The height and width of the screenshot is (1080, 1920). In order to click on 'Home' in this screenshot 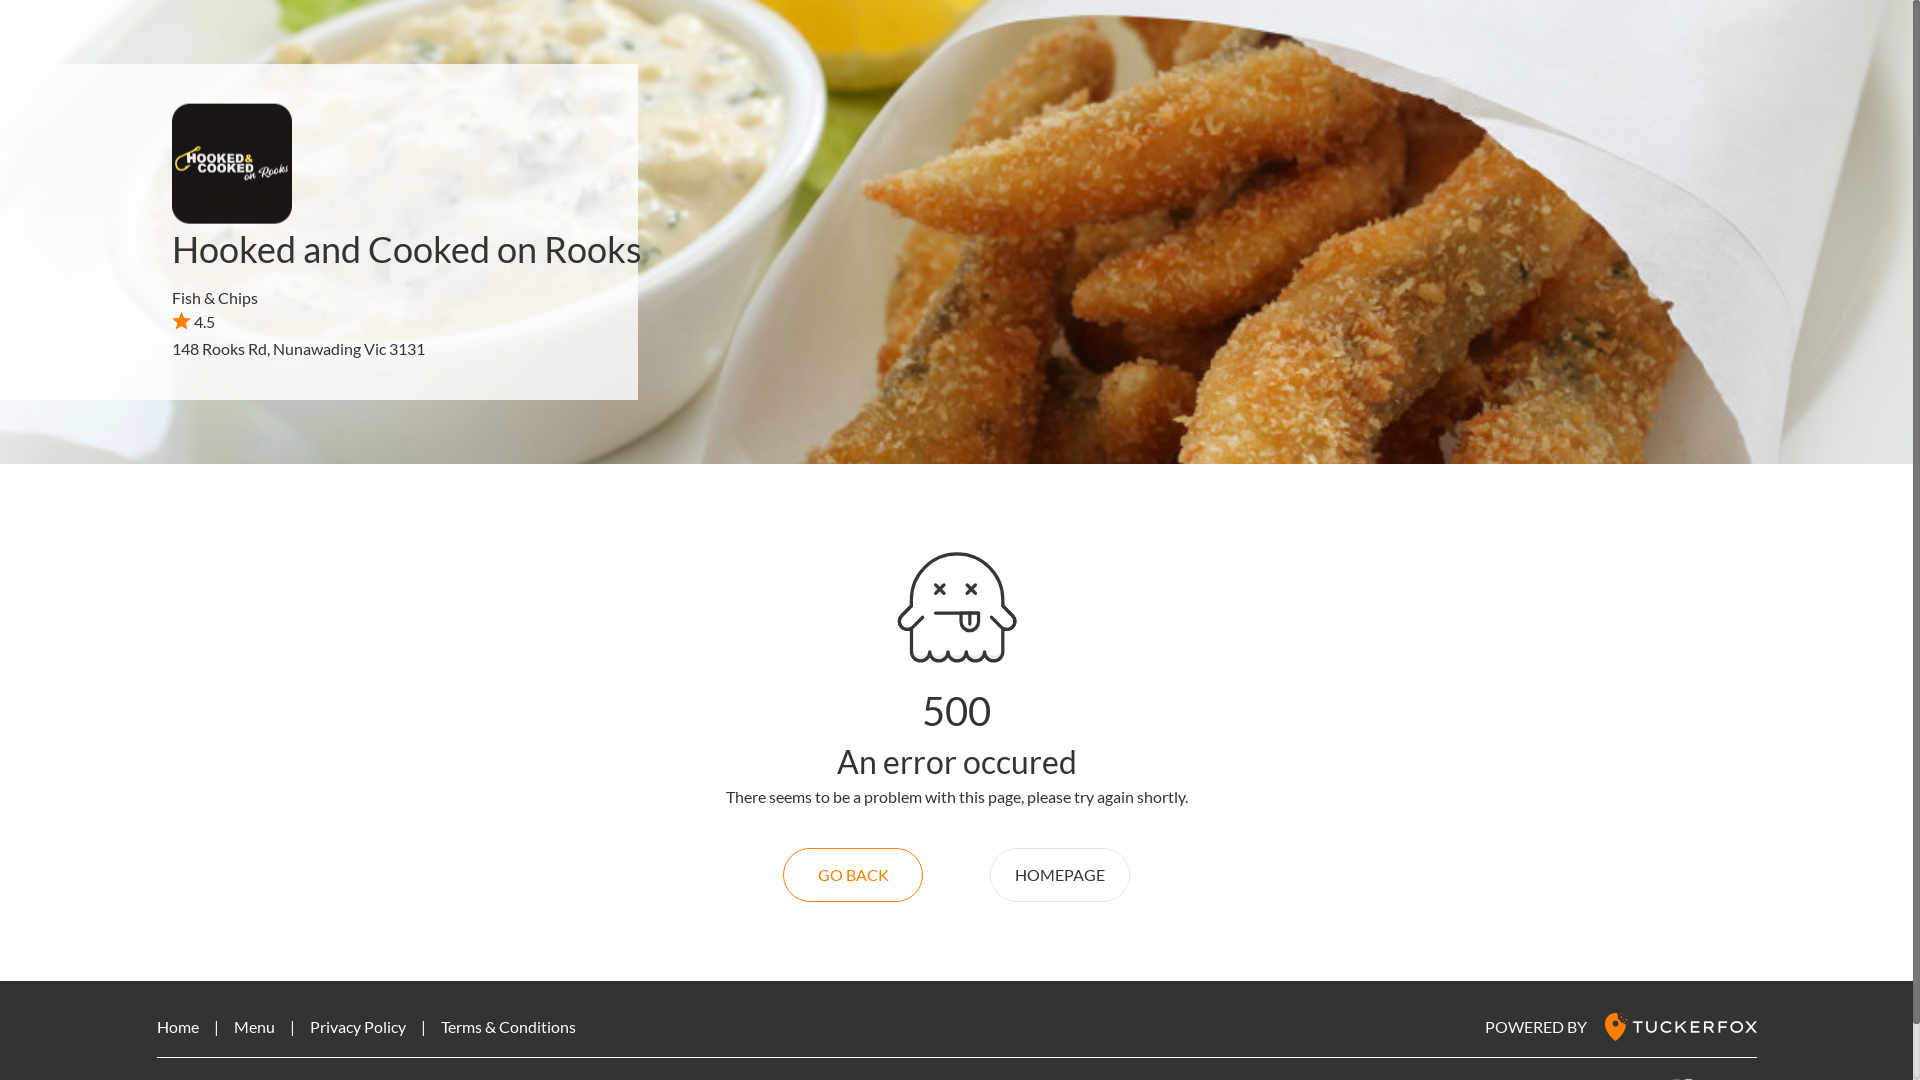, I will do `click(177, 1026)`.